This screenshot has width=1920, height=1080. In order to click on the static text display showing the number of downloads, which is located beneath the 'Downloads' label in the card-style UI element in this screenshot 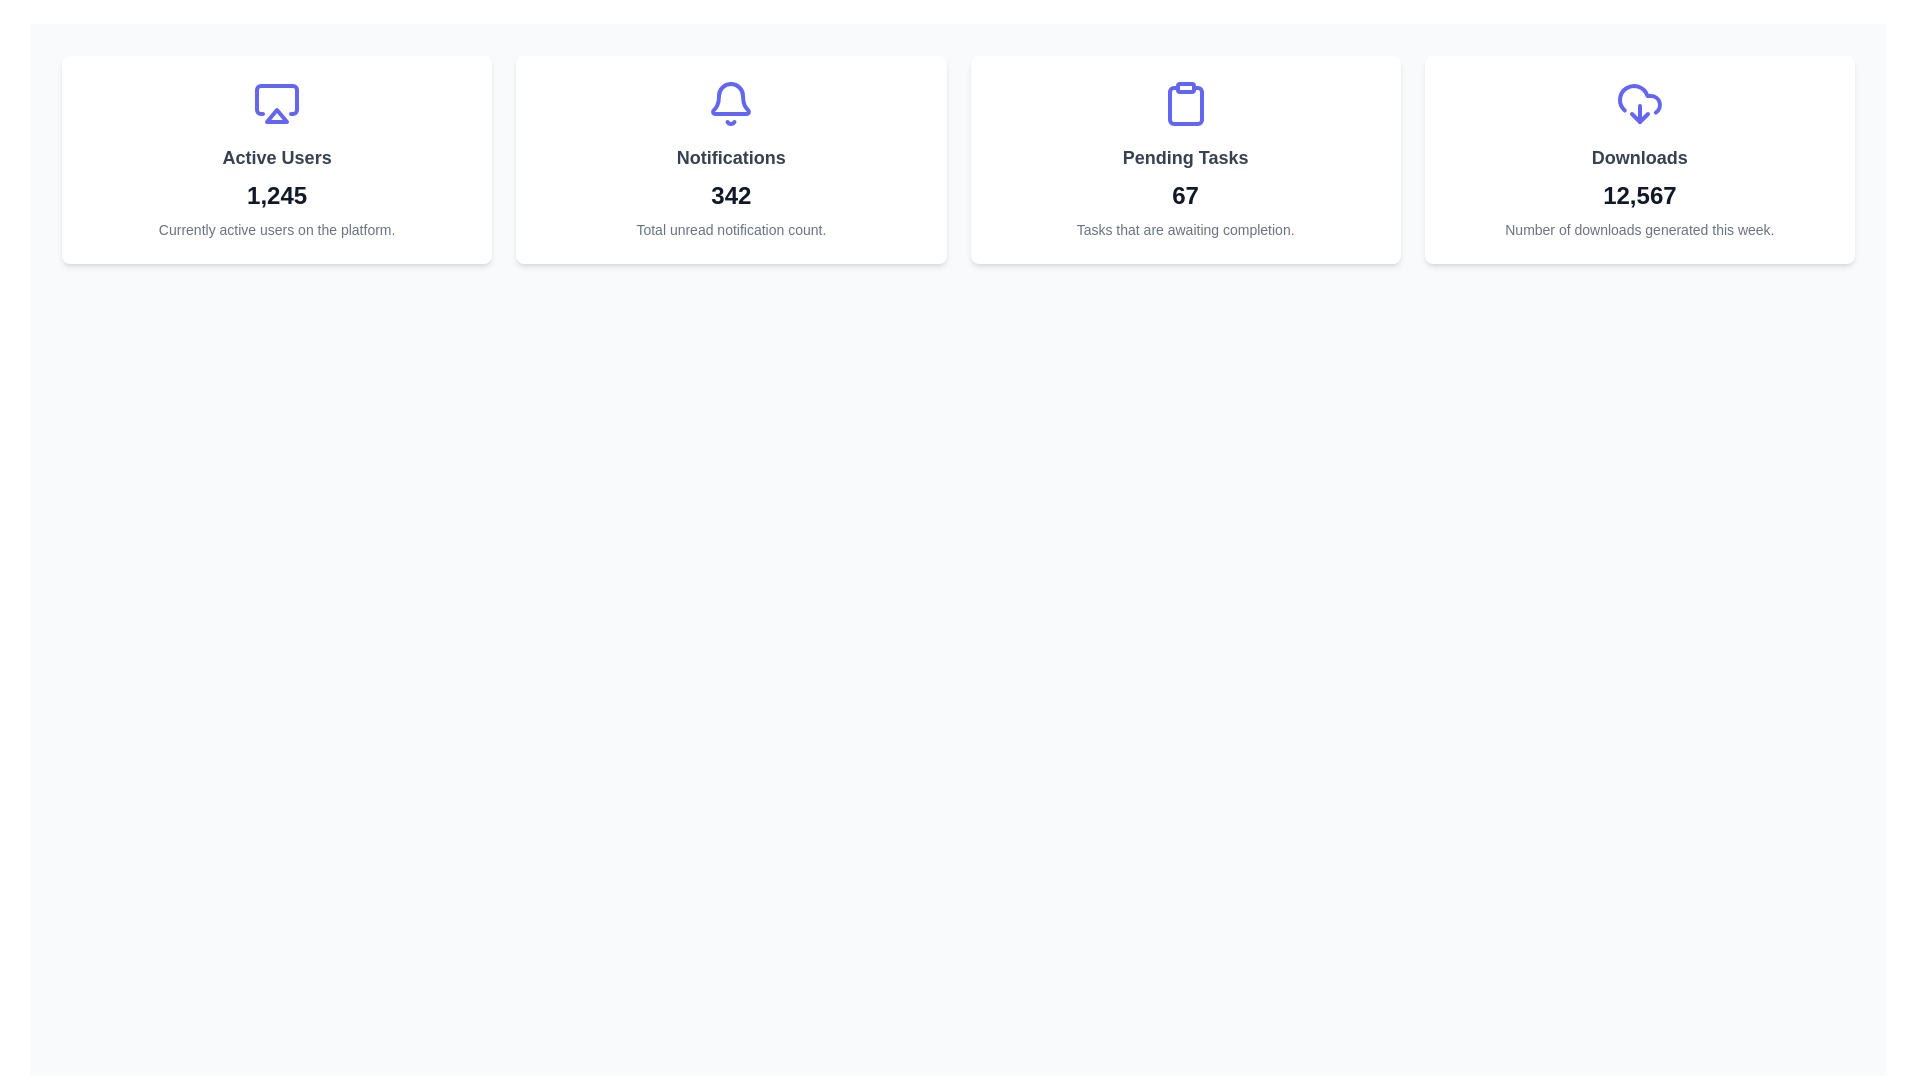, I will do `click(1639, 196)`.